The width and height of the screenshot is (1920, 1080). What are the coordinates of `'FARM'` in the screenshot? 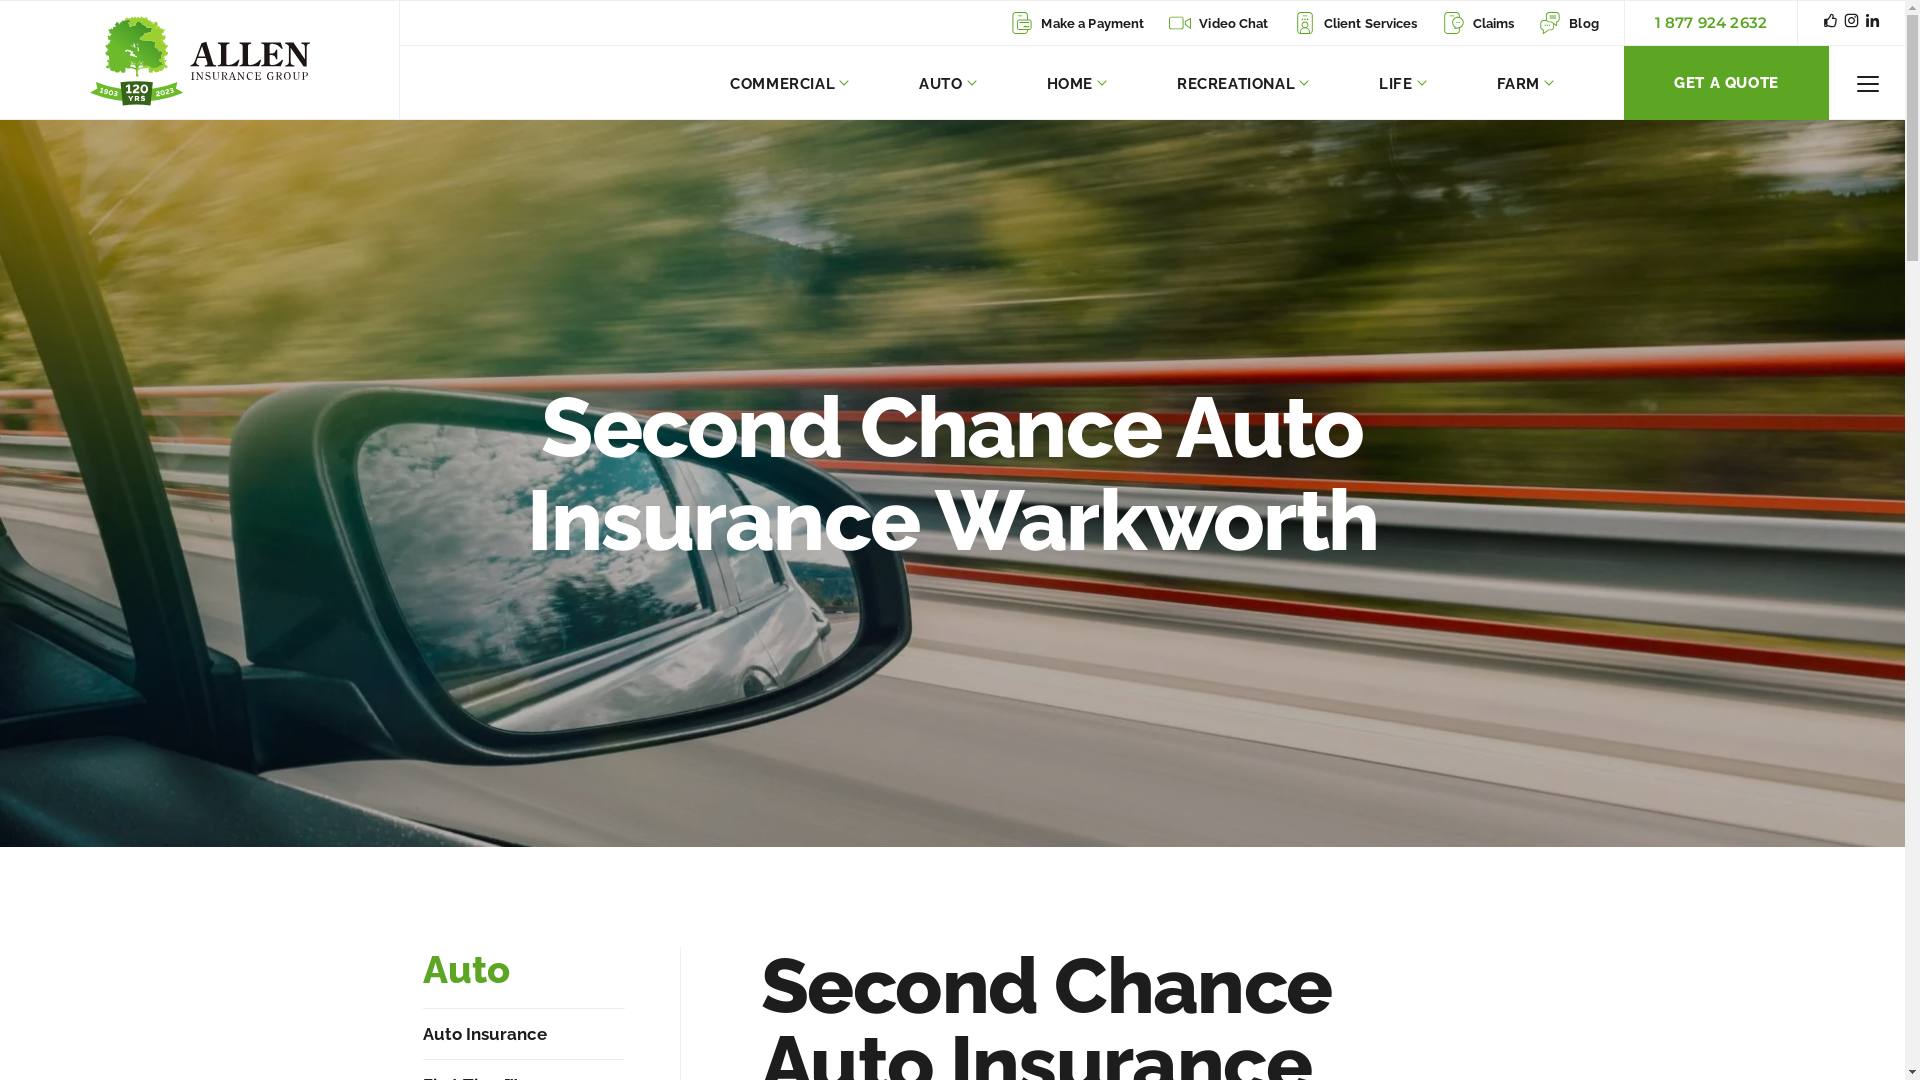 It's located at (1524, 82).